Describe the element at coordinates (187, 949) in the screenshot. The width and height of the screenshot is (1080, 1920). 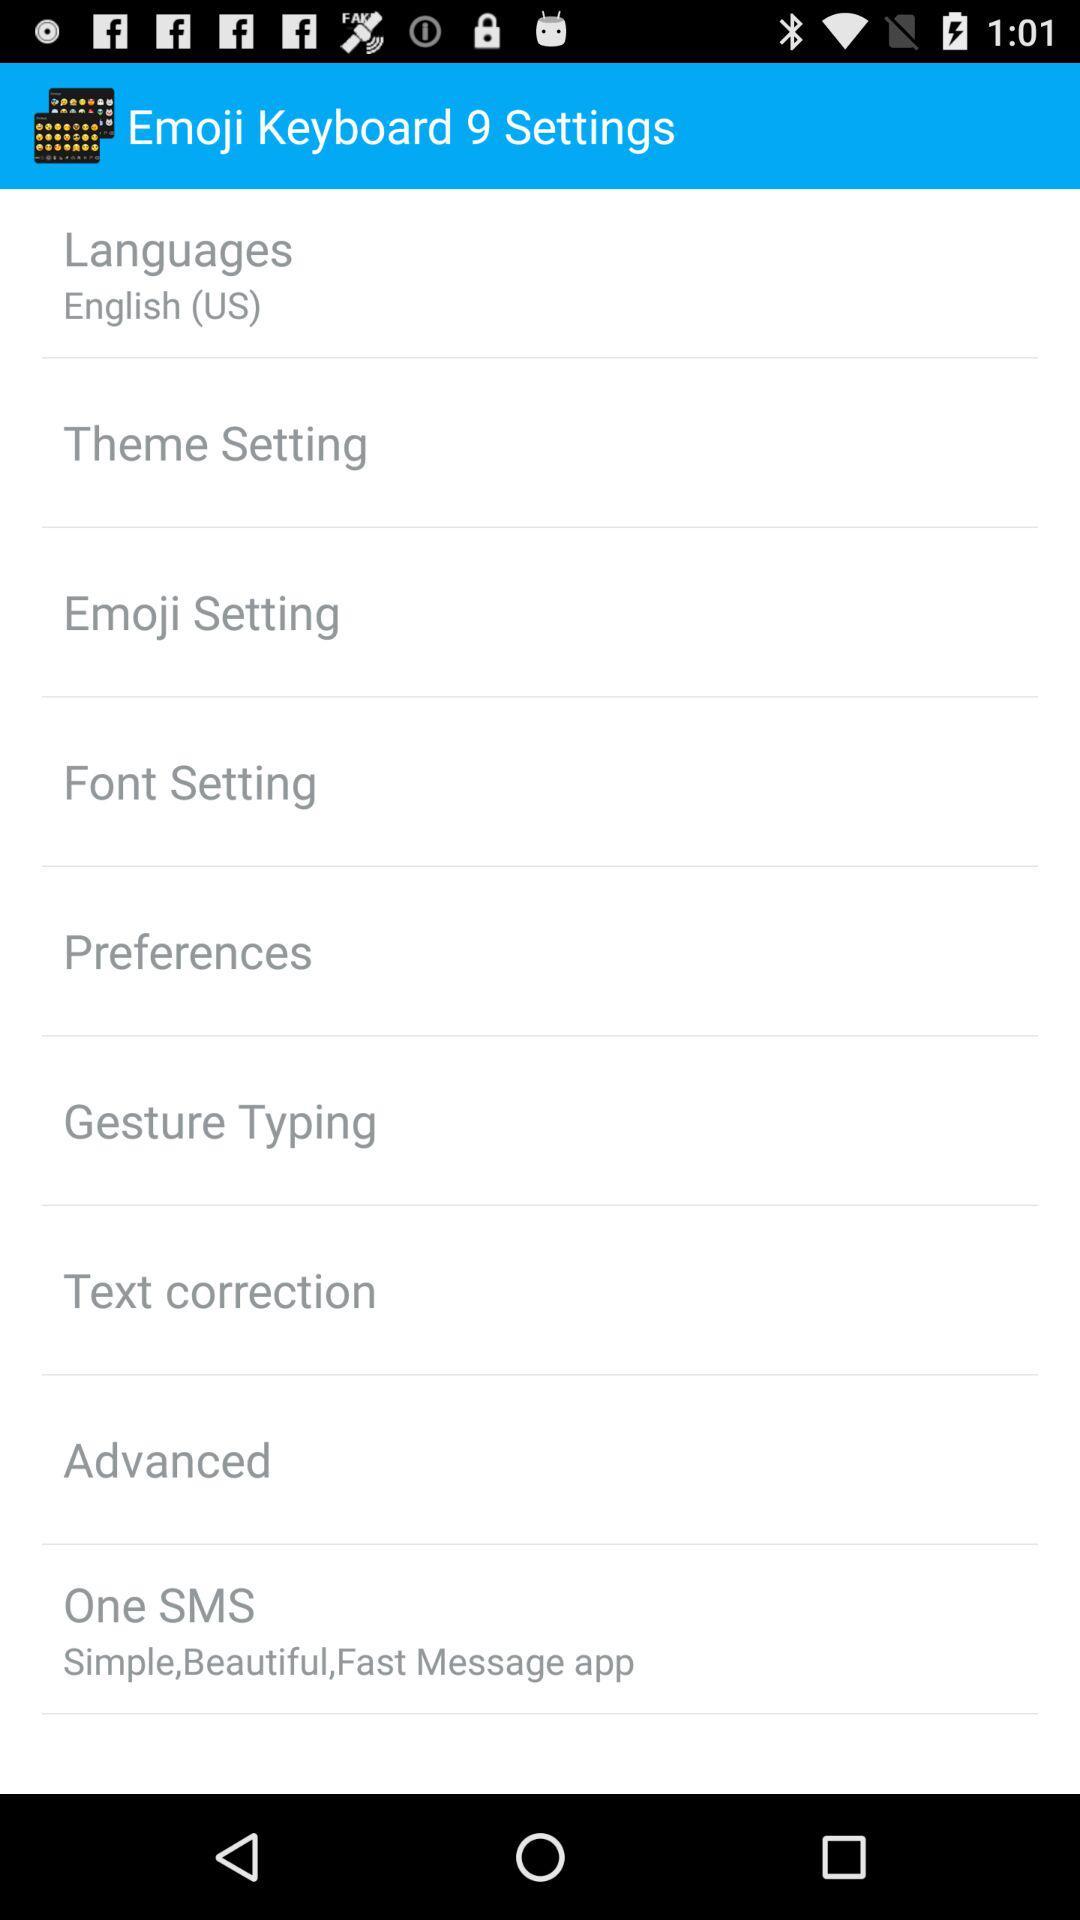
I see `the icon above the gesture typing app` at that location.